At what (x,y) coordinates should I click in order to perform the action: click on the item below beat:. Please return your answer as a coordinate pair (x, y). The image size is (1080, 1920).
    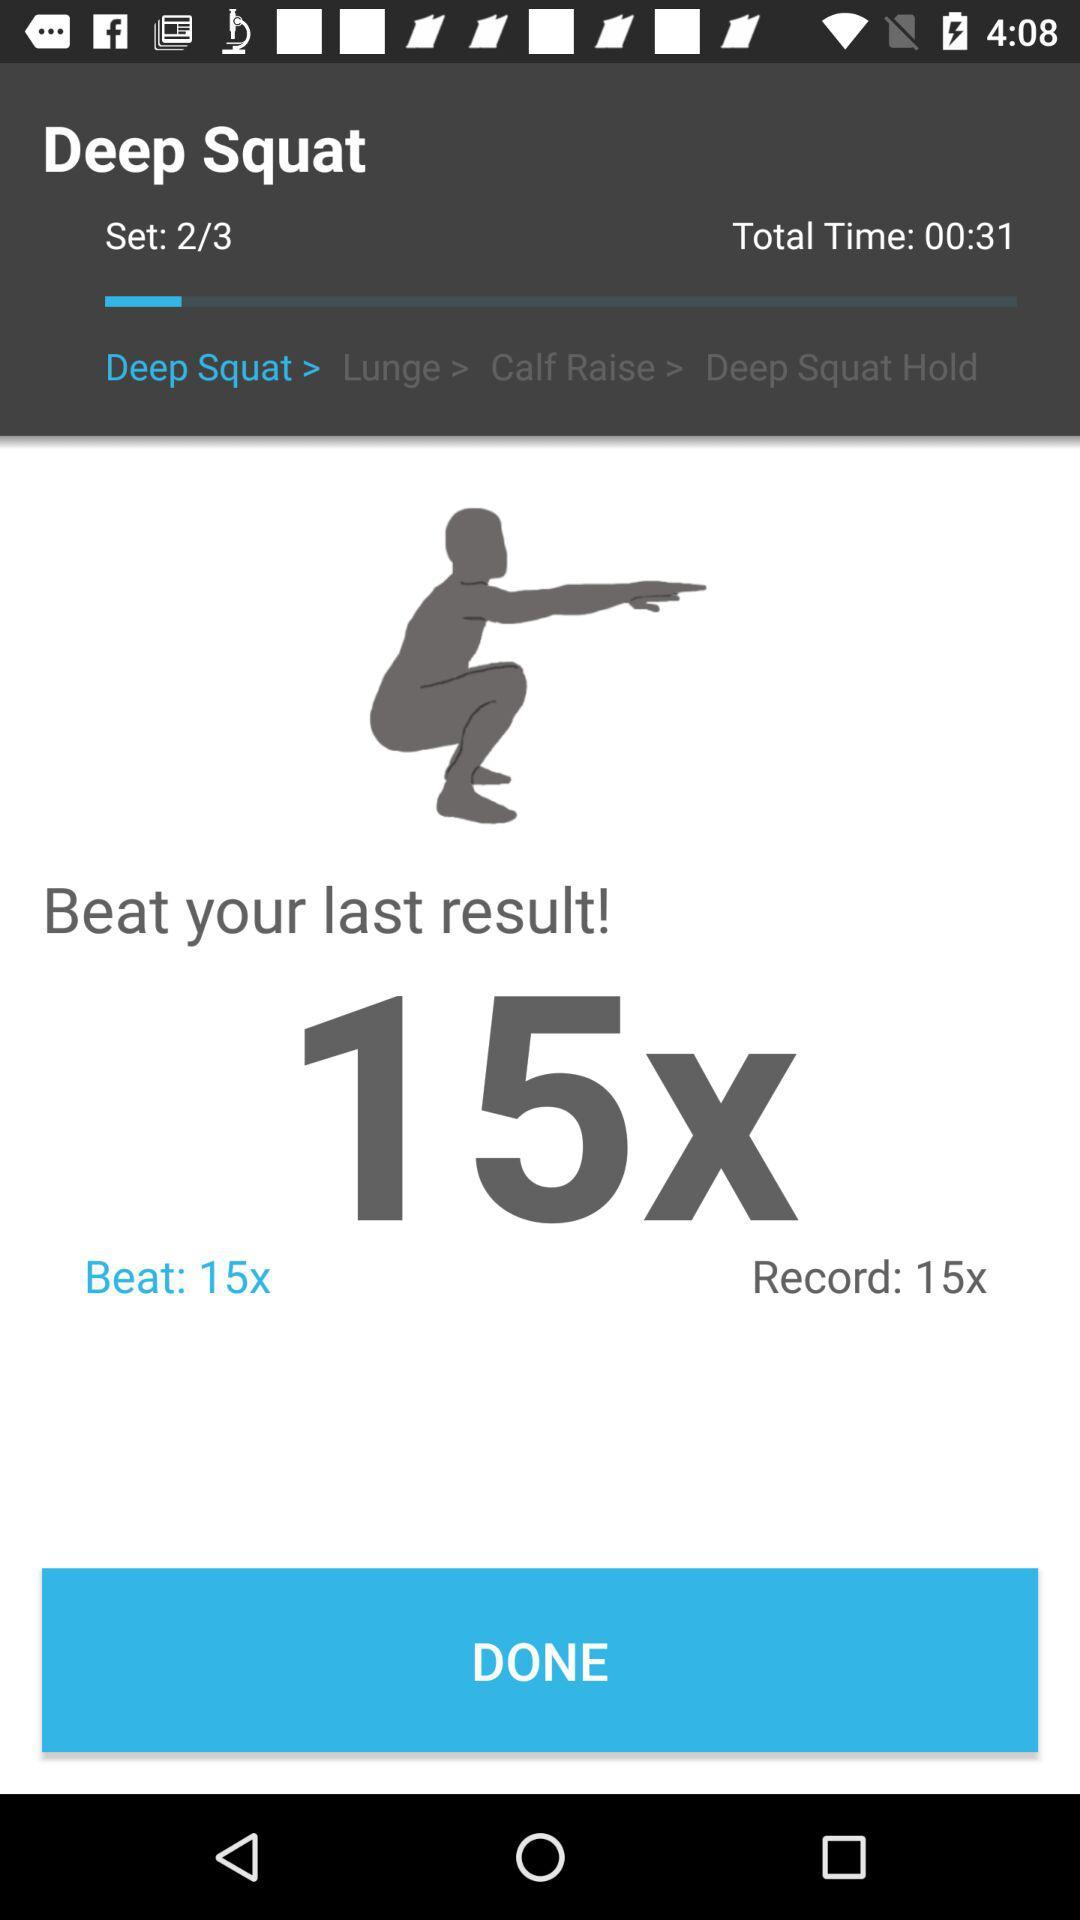
    Looking at the image, I should click on (540, 1660).